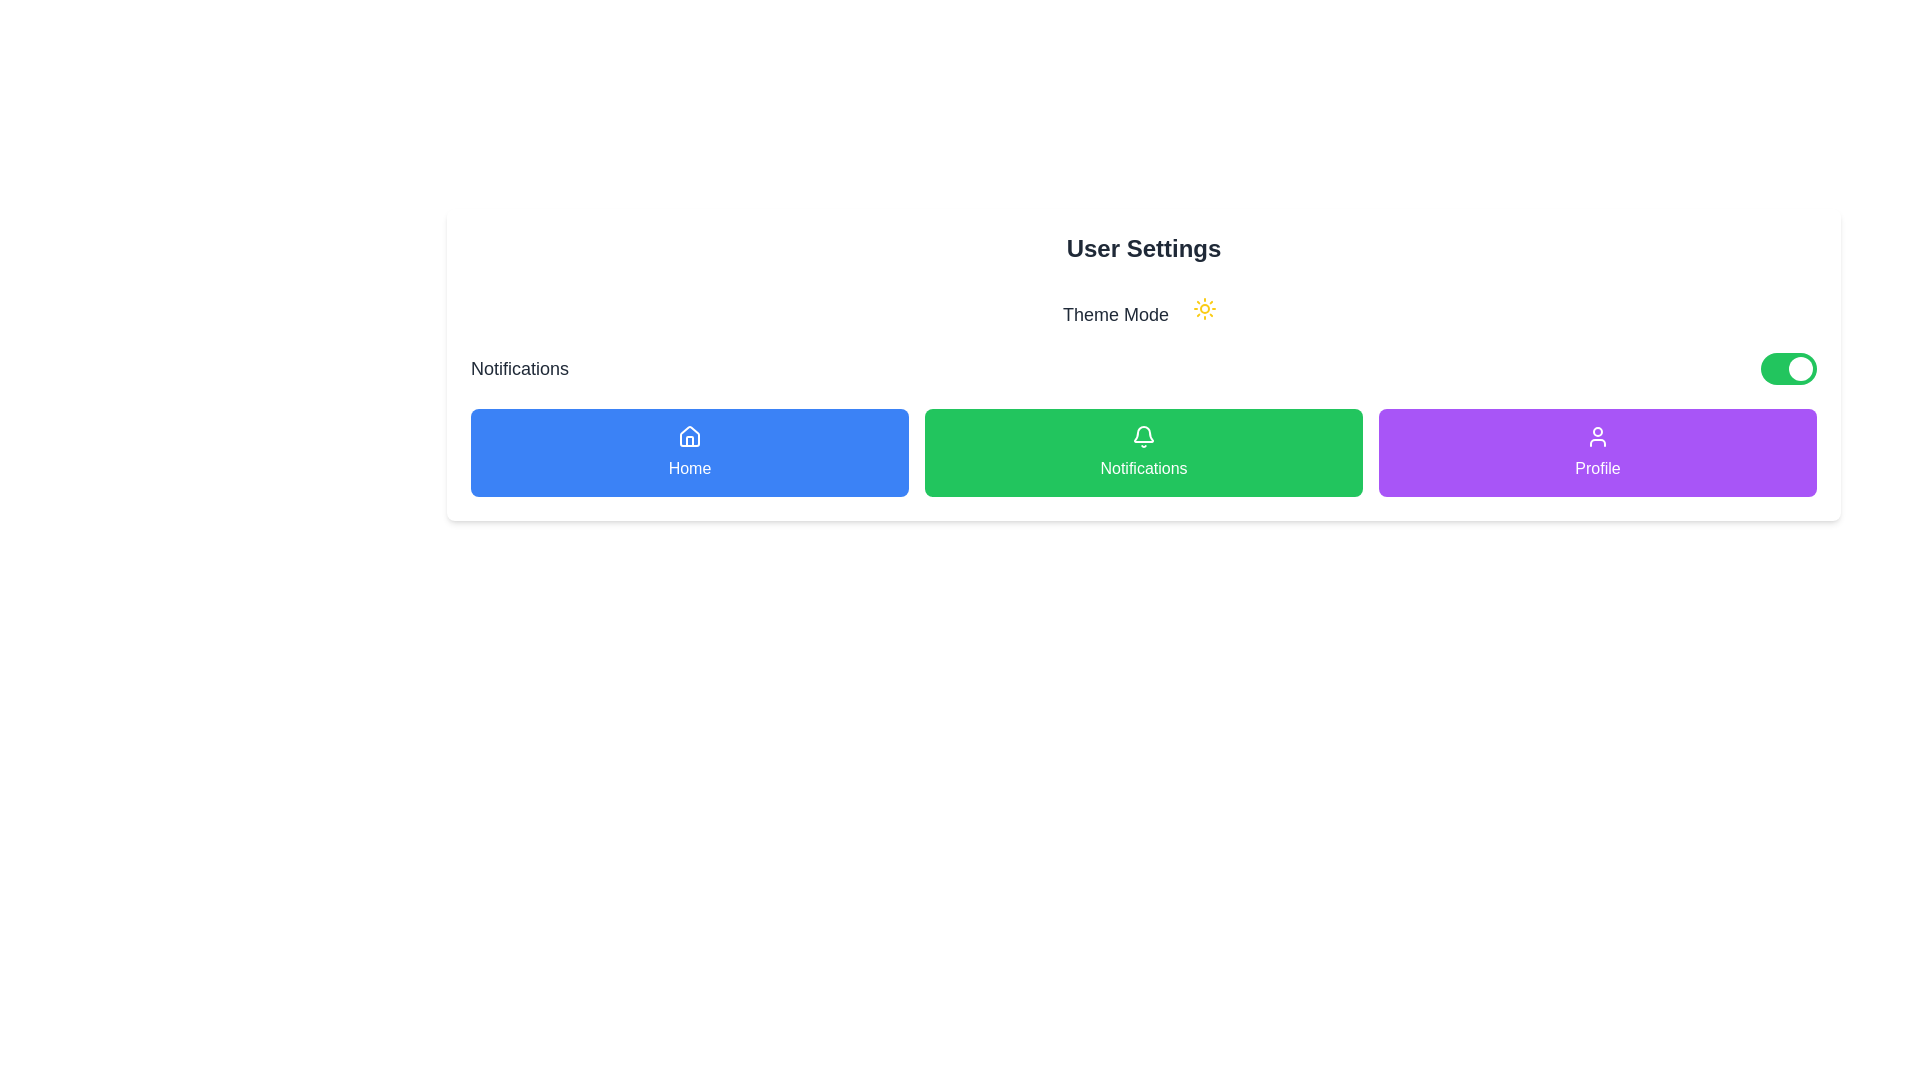 This screenshot has height=1080, width=1920. What do you see at coordinates (690, 435) in the screenshot?
I see `the 'Home' icon on the blue rectangular button located on the leftmost side of the navigation menu to possibly see a tooltip` at bounding box center [690, 435].